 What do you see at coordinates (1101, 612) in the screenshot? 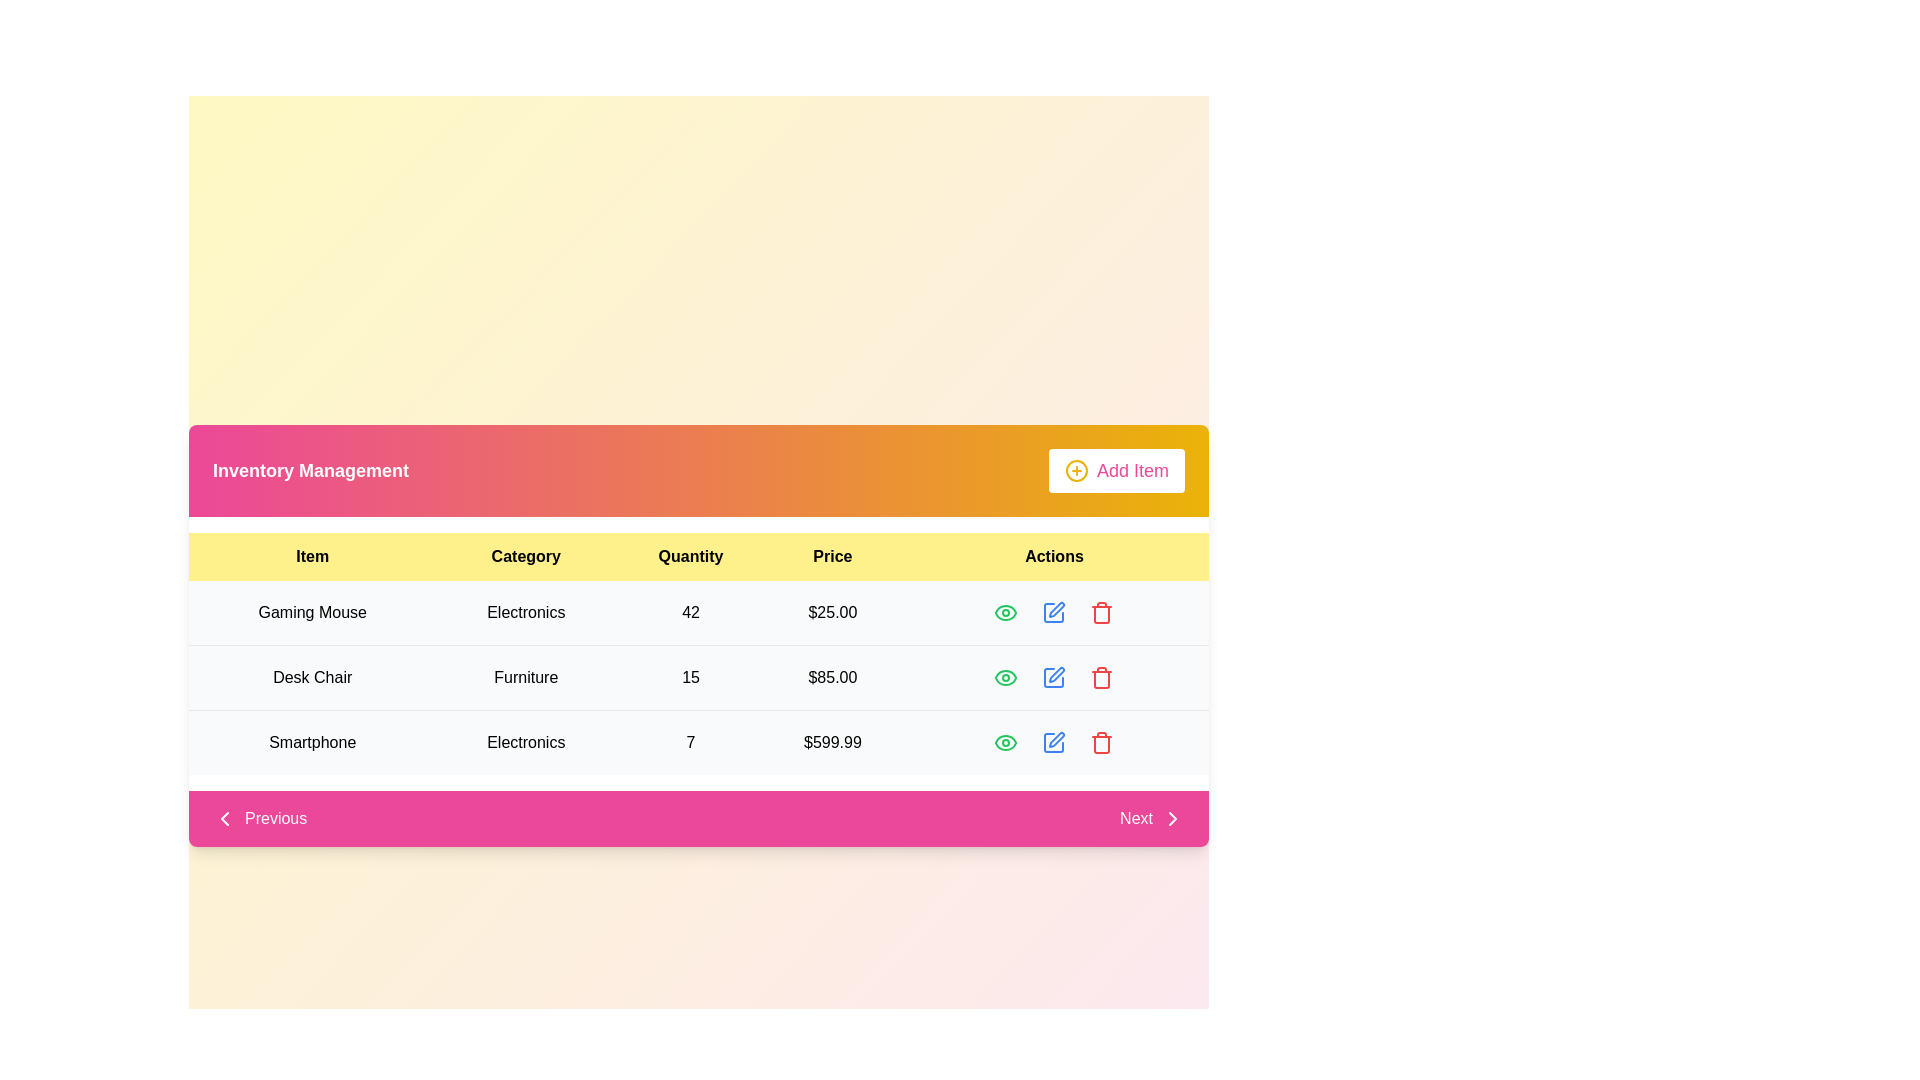
I see `the delete icon button in the Actions column of the table grid associated with the 'Gaming Mouse' entry` at bounding box center [1101, 612].